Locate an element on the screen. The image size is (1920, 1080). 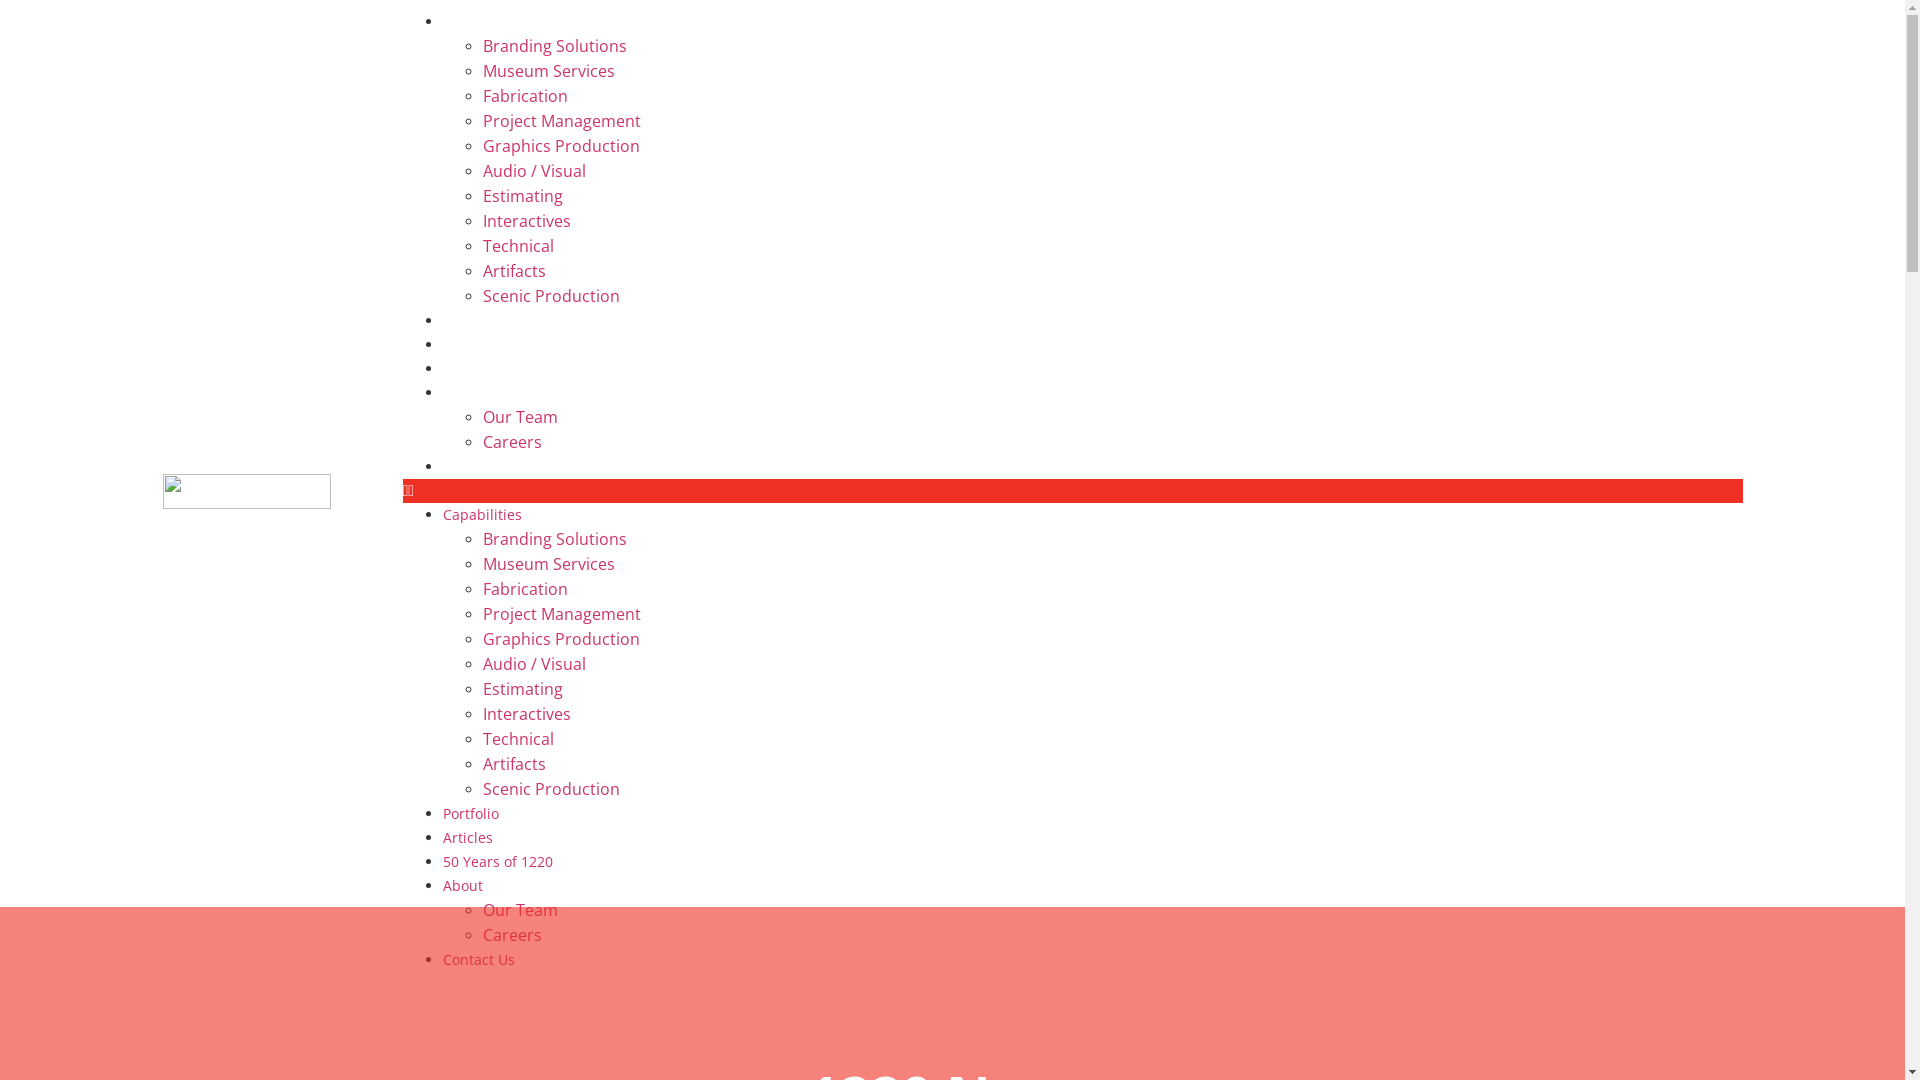
'Interactives' is located at coordinates (526, 712).